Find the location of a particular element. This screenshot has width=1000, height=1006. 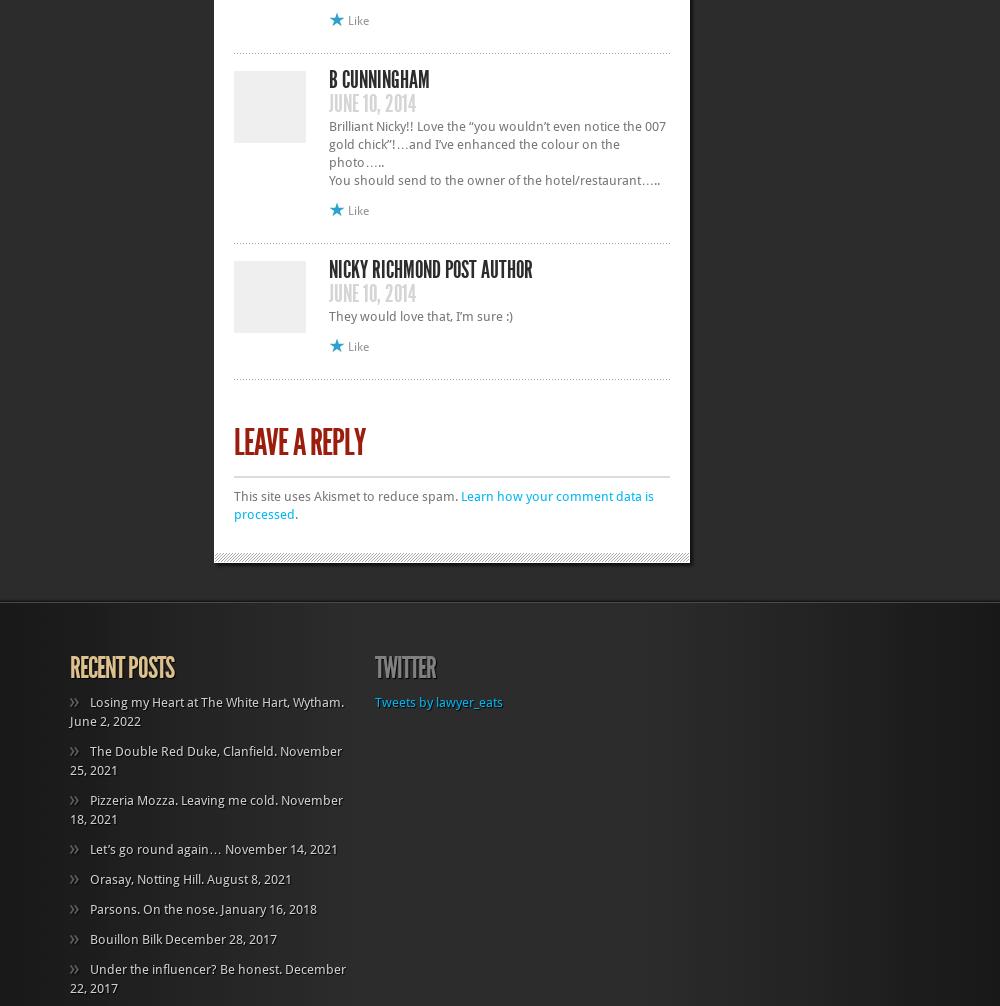

'Under the influencer? Be honest.' is located at coordinates (186, 967).